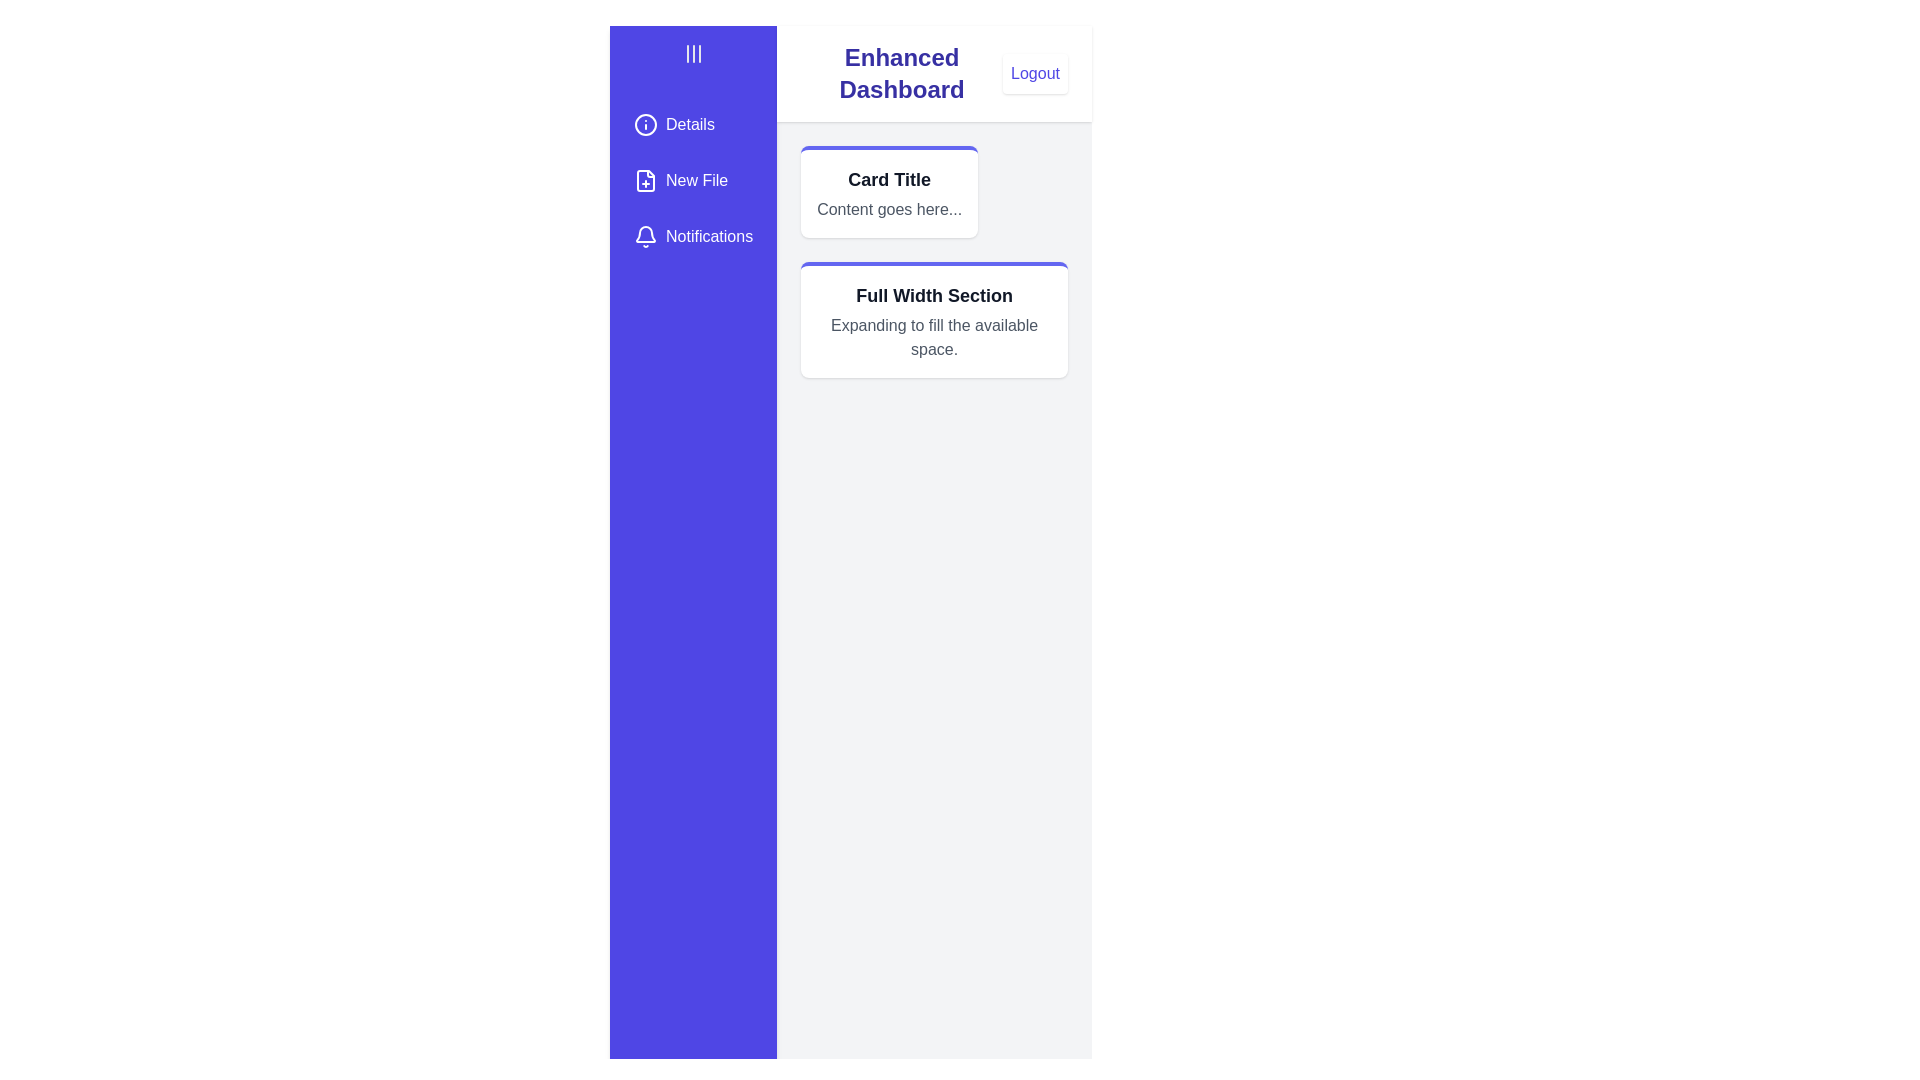 This screenshot has width=1920, height=1080. I want to click on the 'New File' icon located in the vertical navigation menu, so click(646, 181).